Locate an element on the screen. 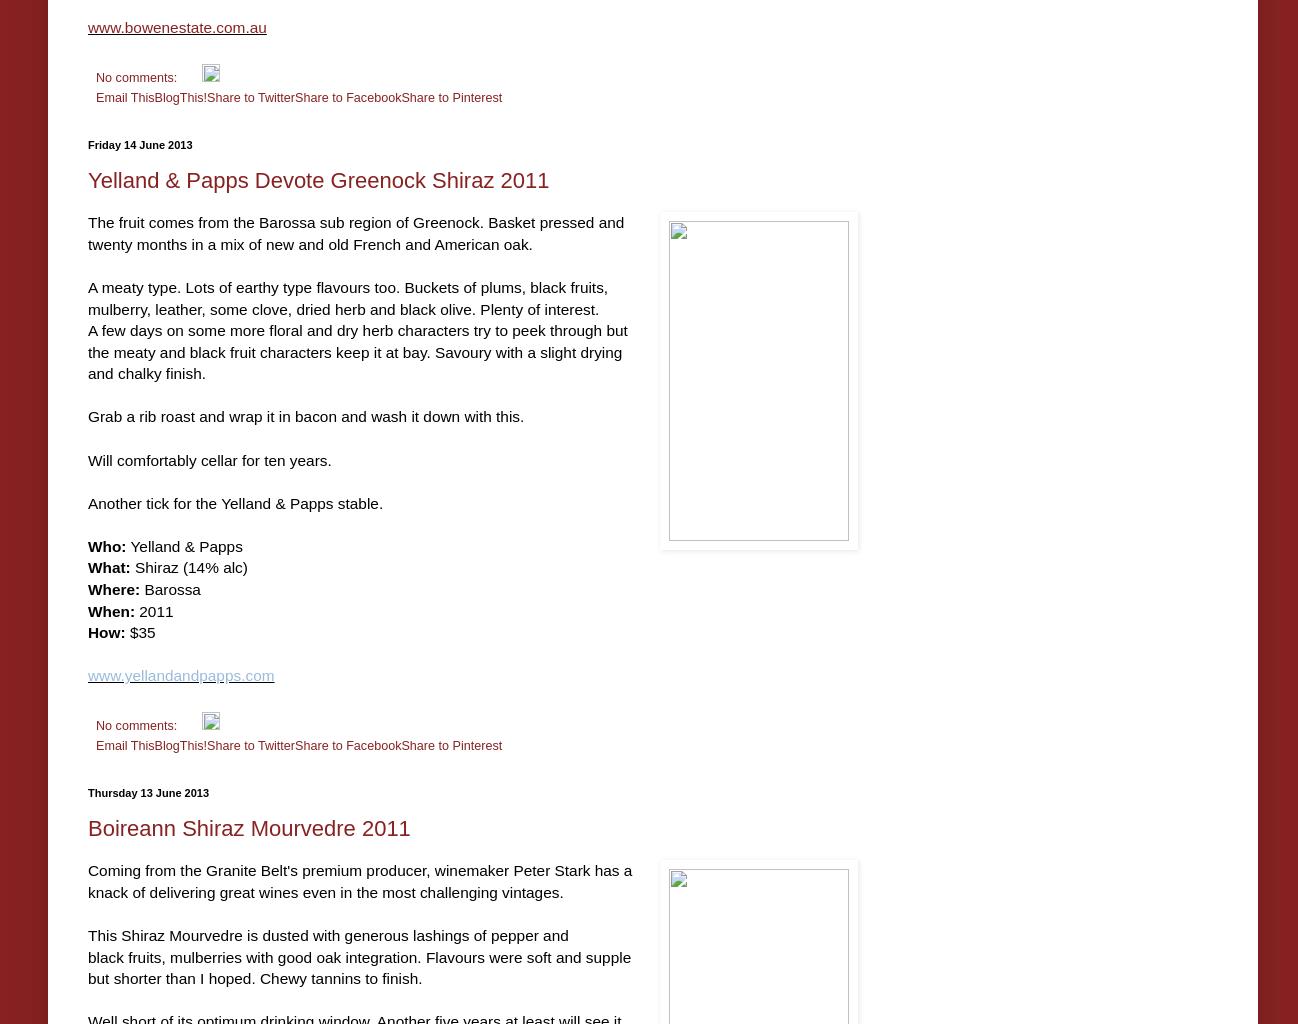 This screenshot has height=1024, width=1298. 'Thursday 13 June 2013' is located at coordinates (147, 792).